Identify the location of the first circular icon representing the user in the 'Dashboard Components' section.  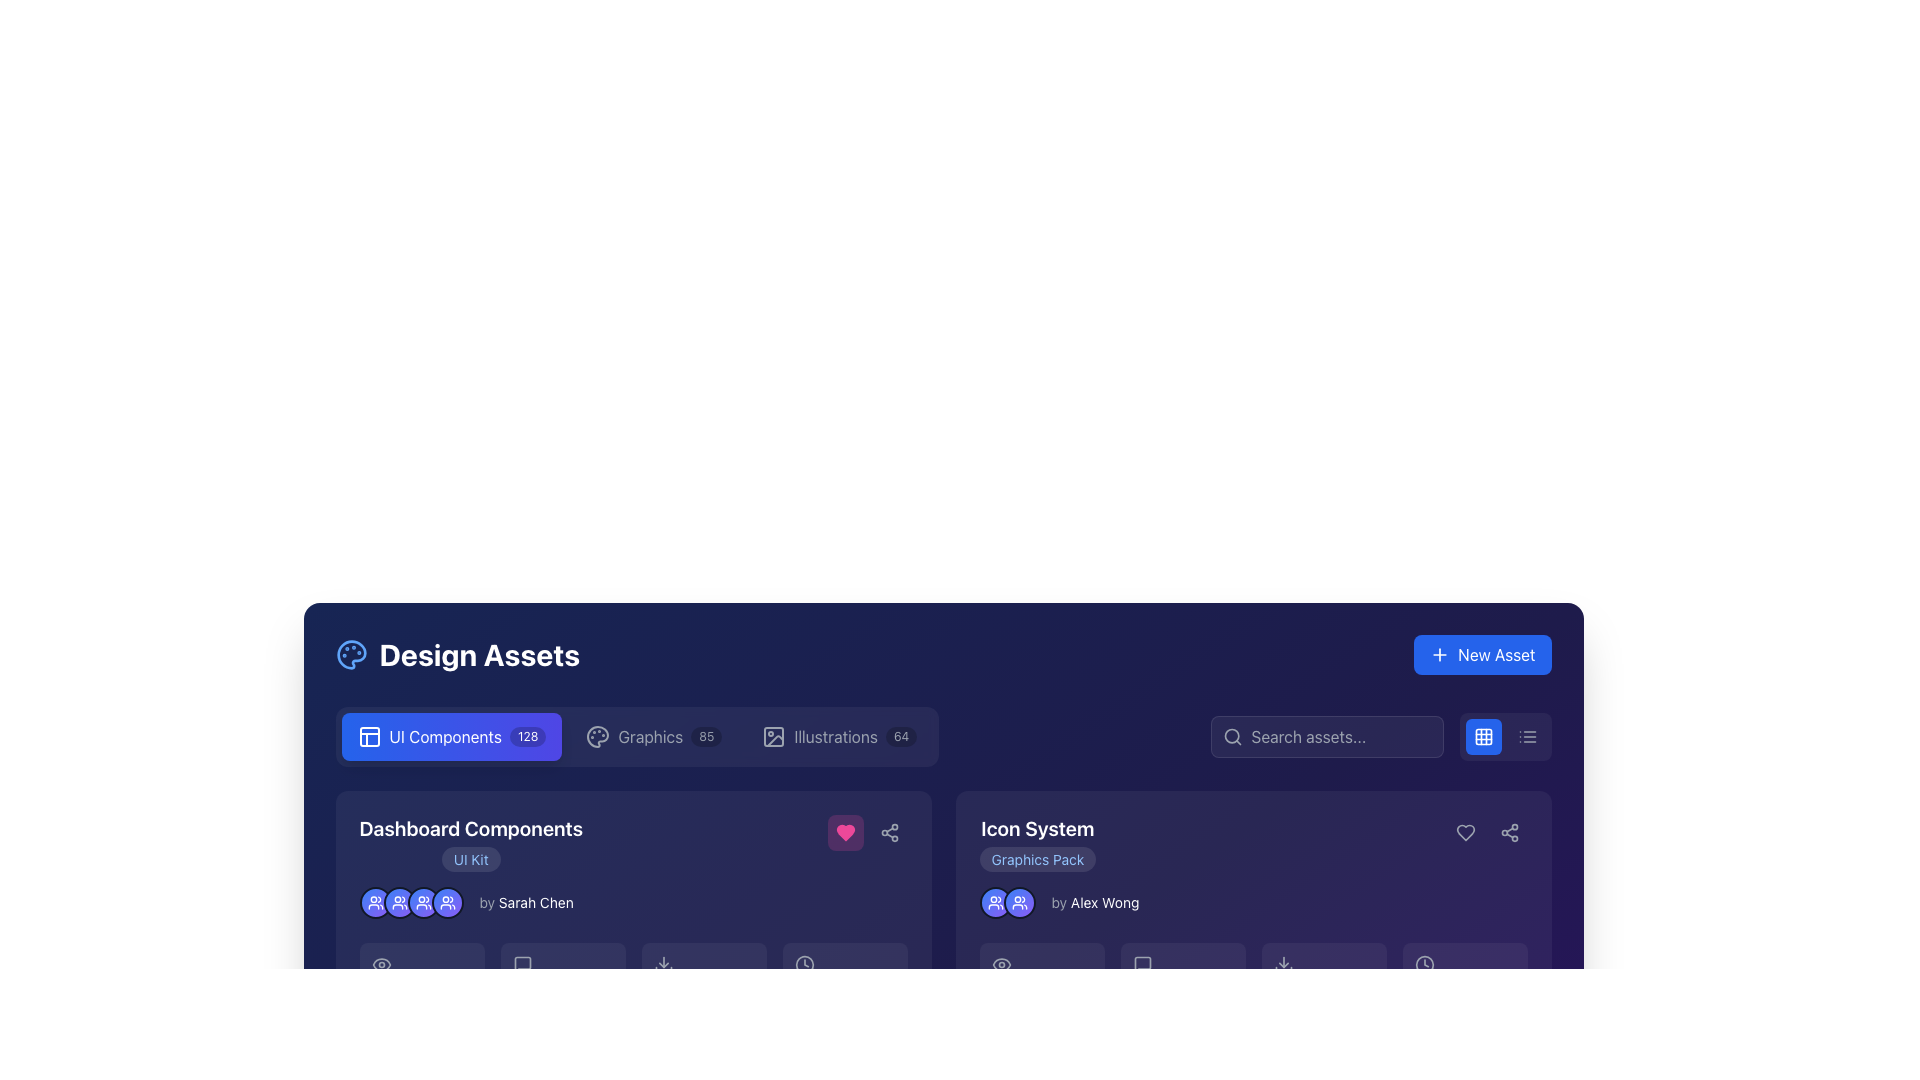
(375, 902).